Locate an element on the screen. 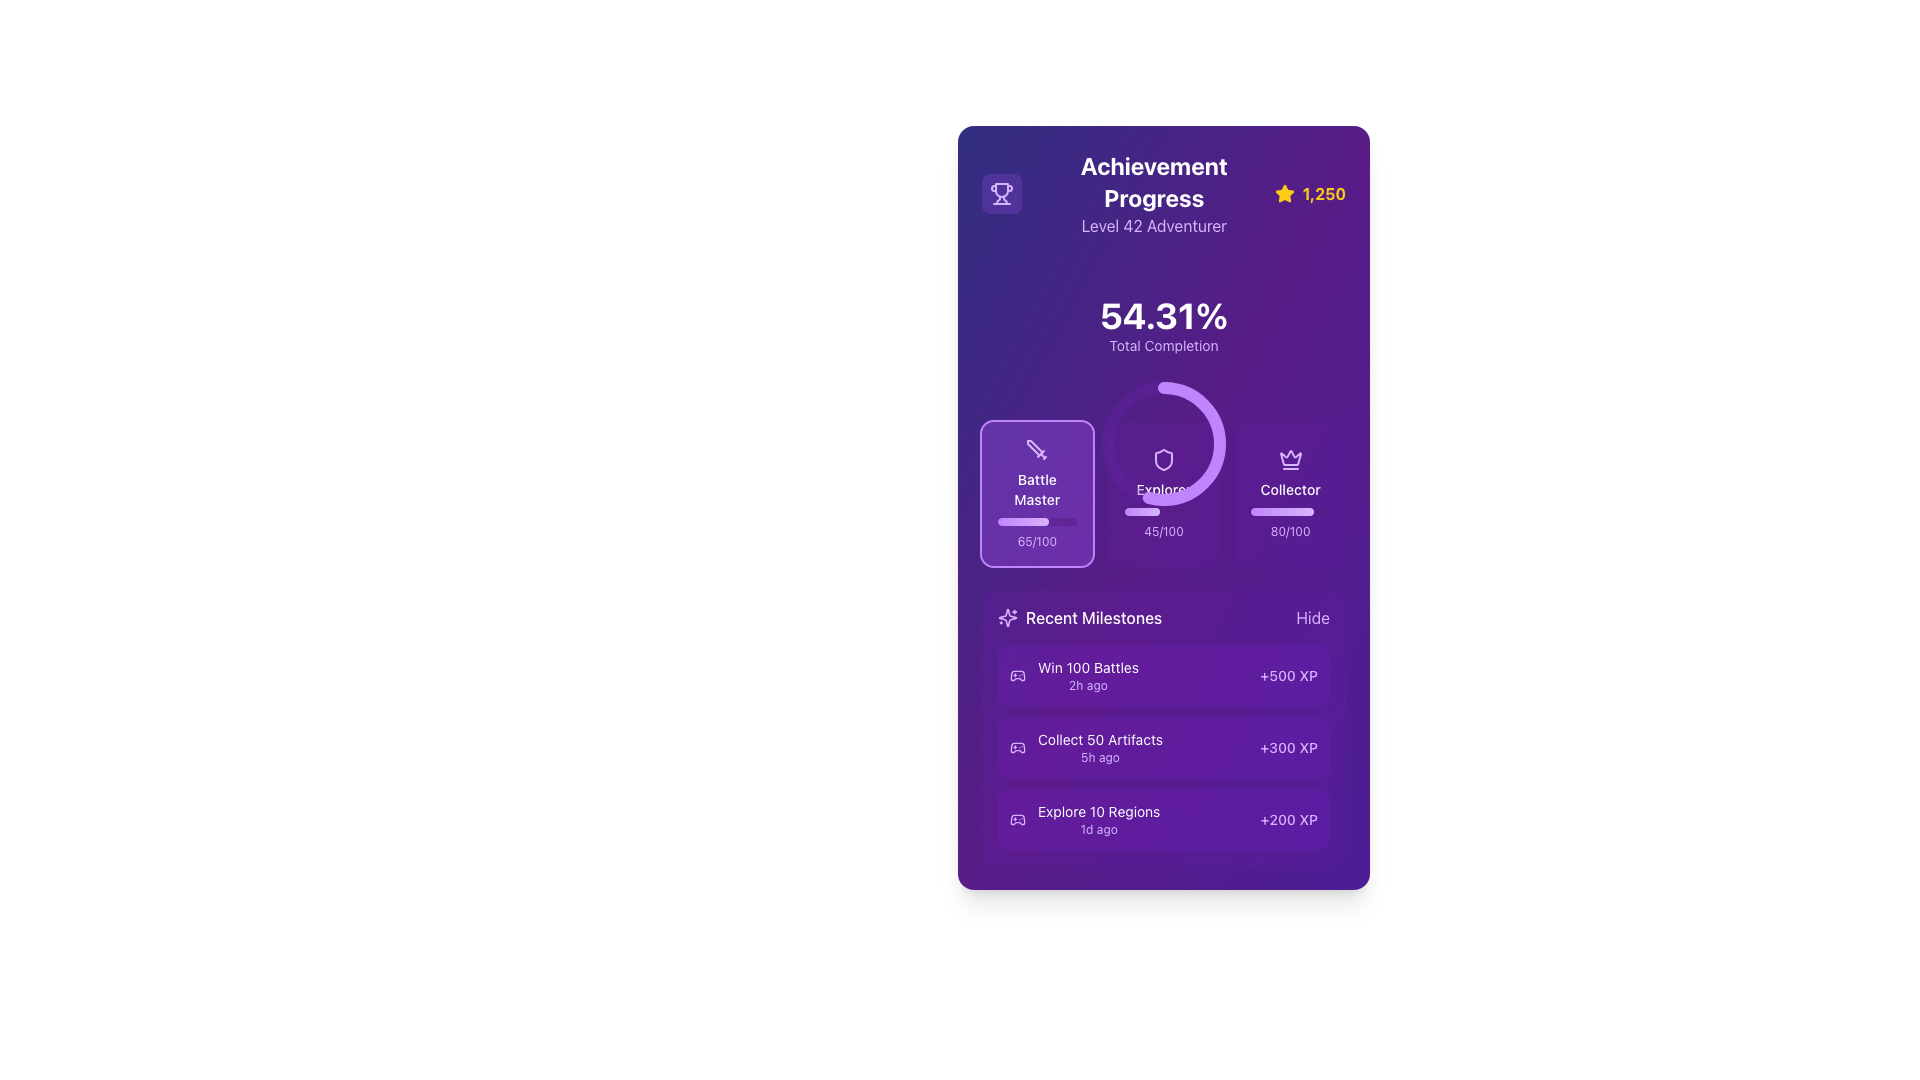 Image resolution: width=1920 pixels, height=1080 pixels. the milestone task icon located to the left of the text 'Collect 50 Artifacts' in the 'Recent Milestones' section is located at coordinates (1017, 748).